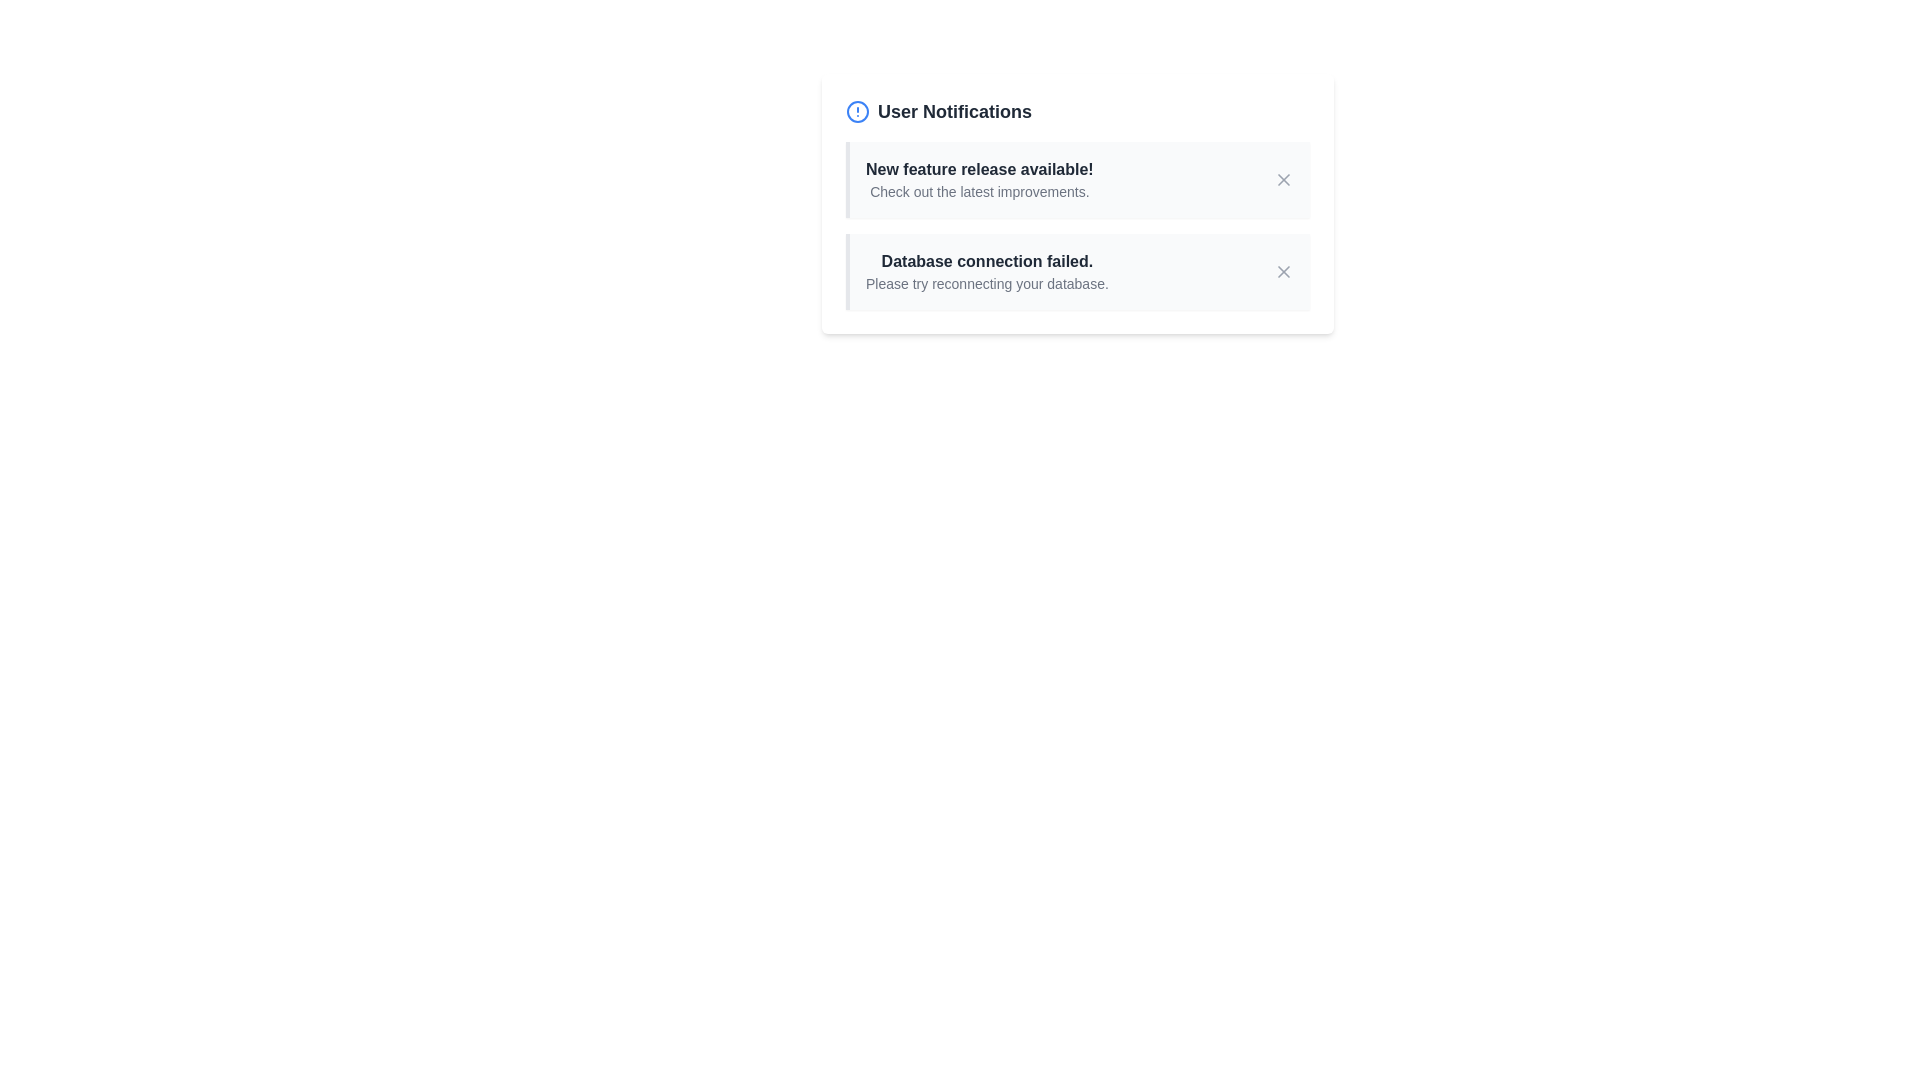 This screenshot has width=1920, height=1080. I want to click on the bold text label reading 'New feature release available!' located at the top of the 'User Notifications' box, so click(979, 168).